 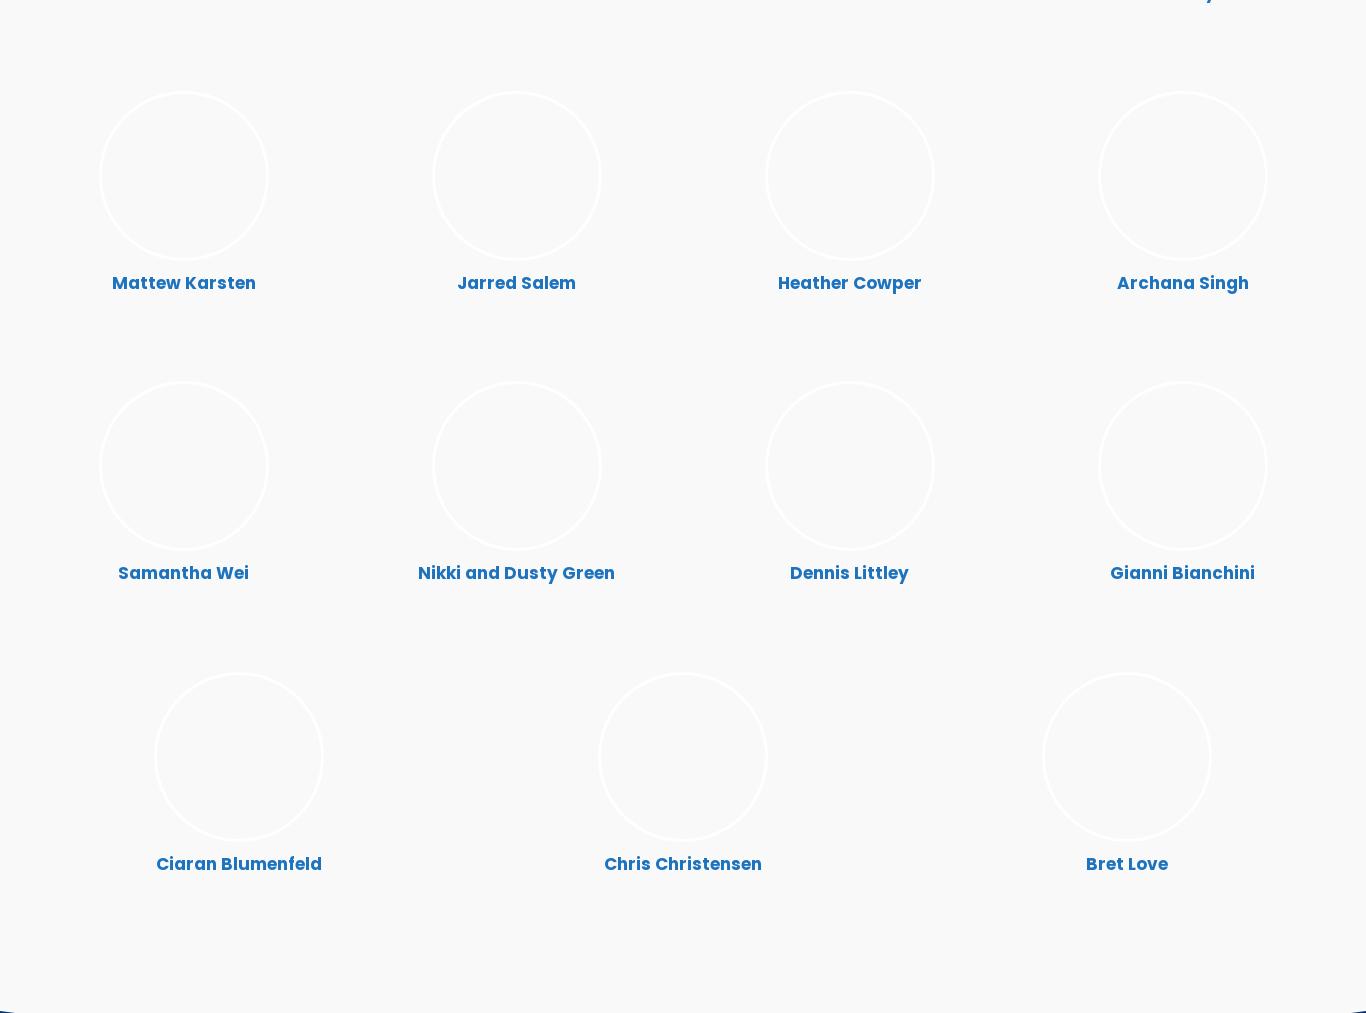 I want to click on 'Mattew Karsten', so click(x=182, y=281).